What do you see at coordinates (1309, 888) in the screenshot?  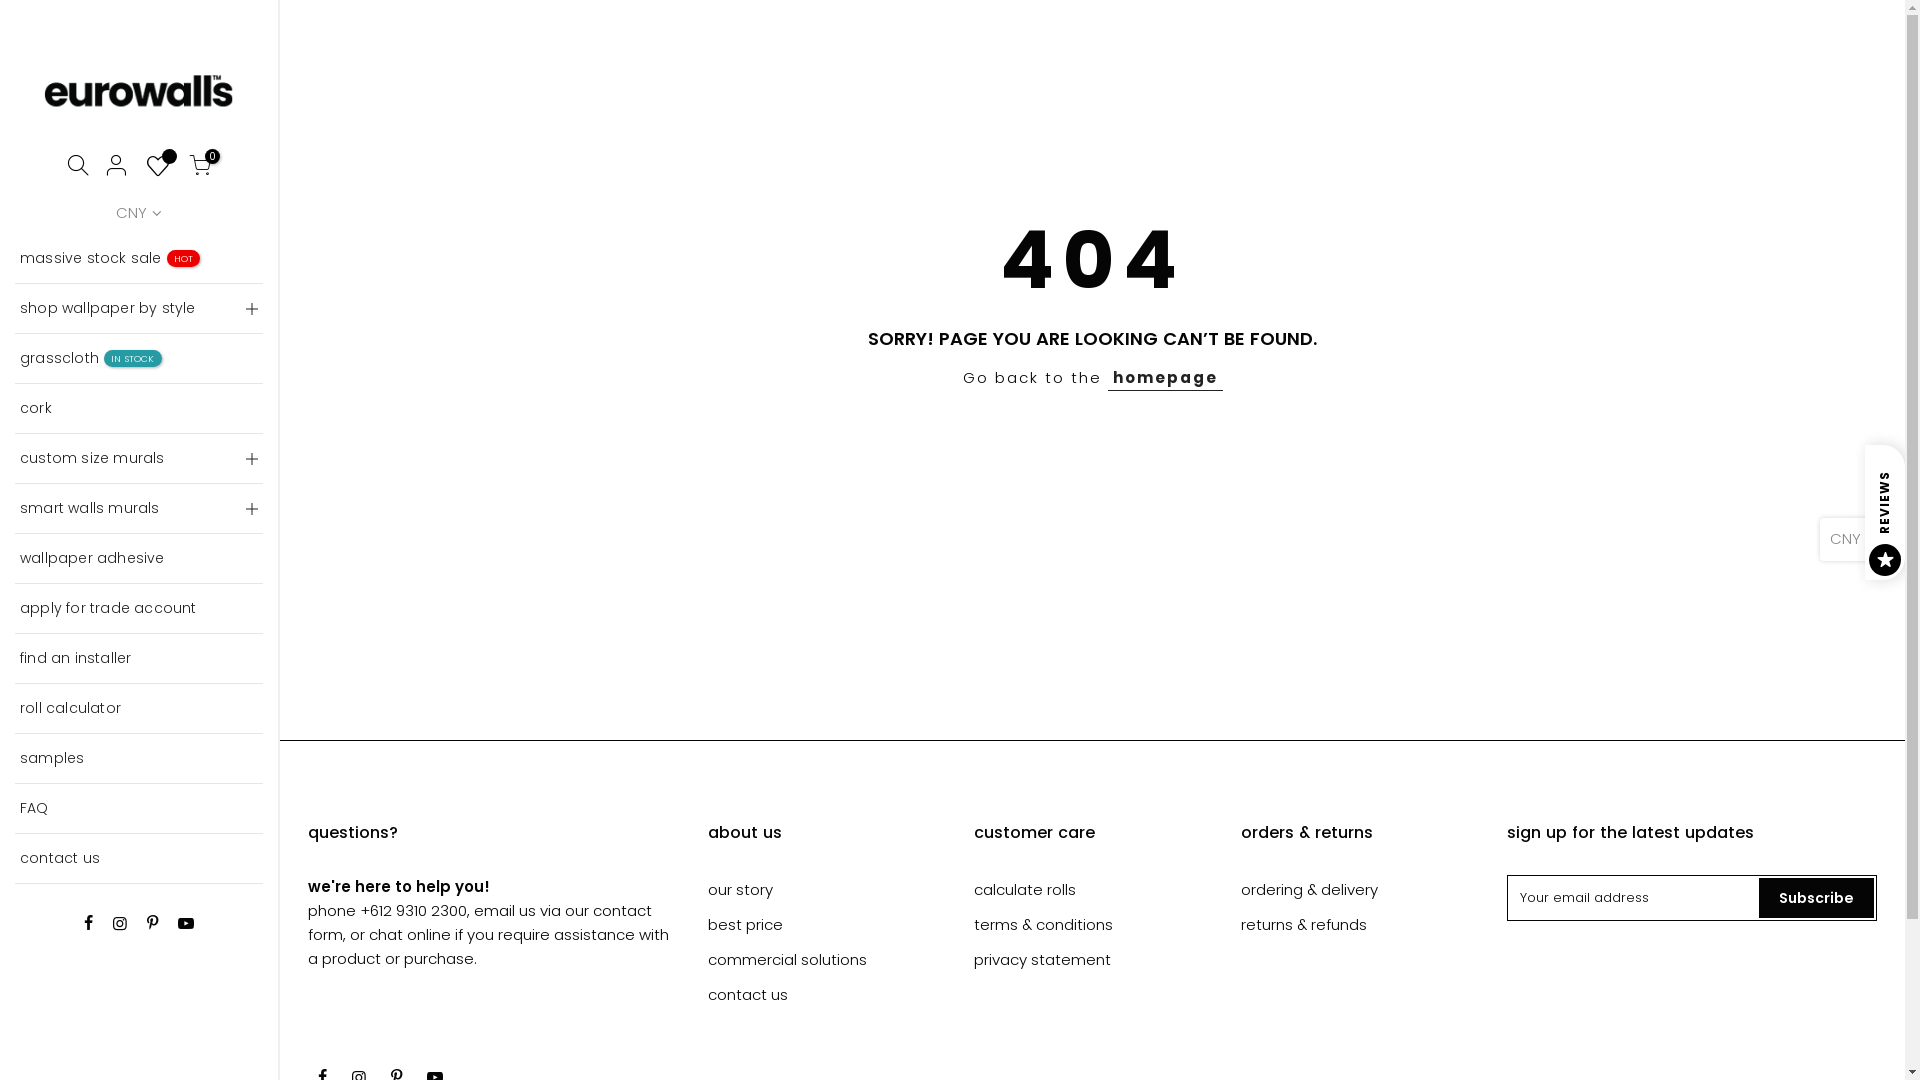 I see `'ordering & delivery'` at bounding box center [1309, 888].